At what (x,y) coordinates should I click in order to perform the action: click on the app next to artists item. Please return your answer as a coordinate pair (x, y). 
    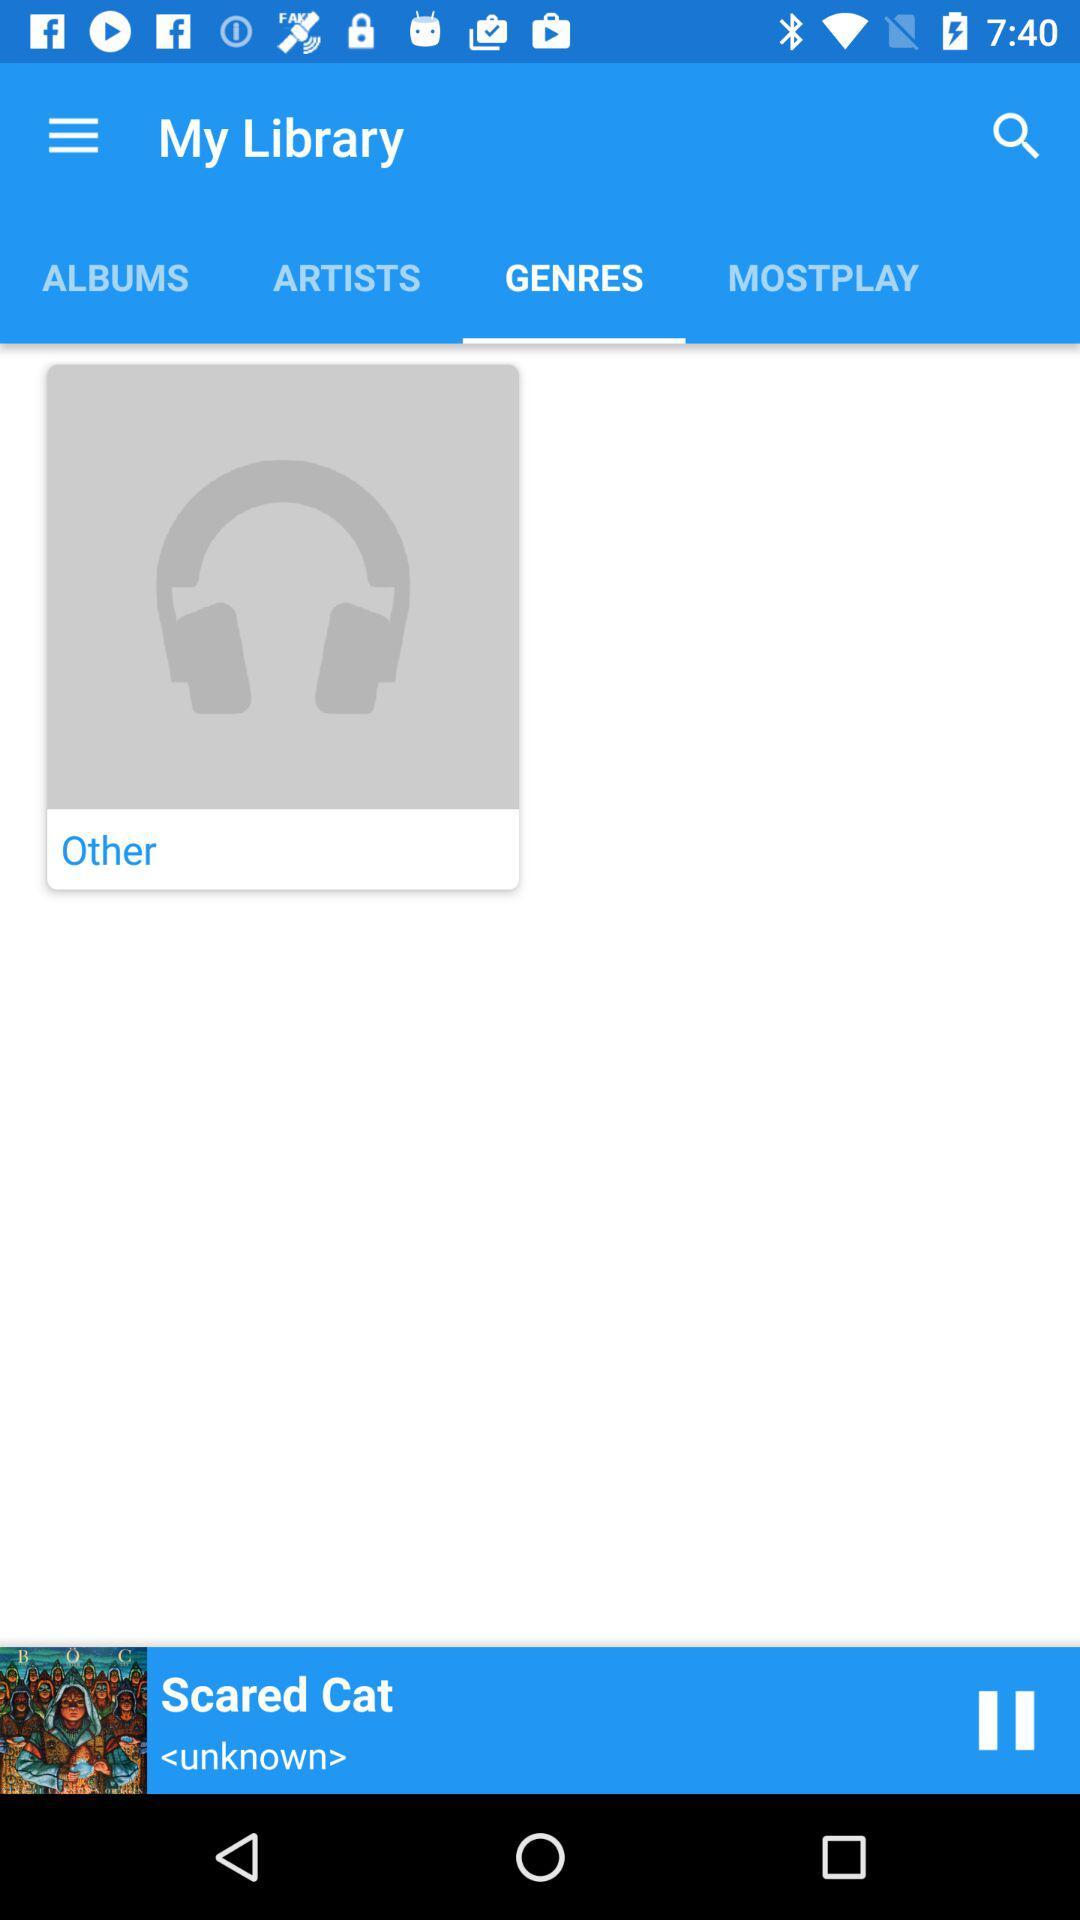
    Looking at the image, I should click on (115, 275).